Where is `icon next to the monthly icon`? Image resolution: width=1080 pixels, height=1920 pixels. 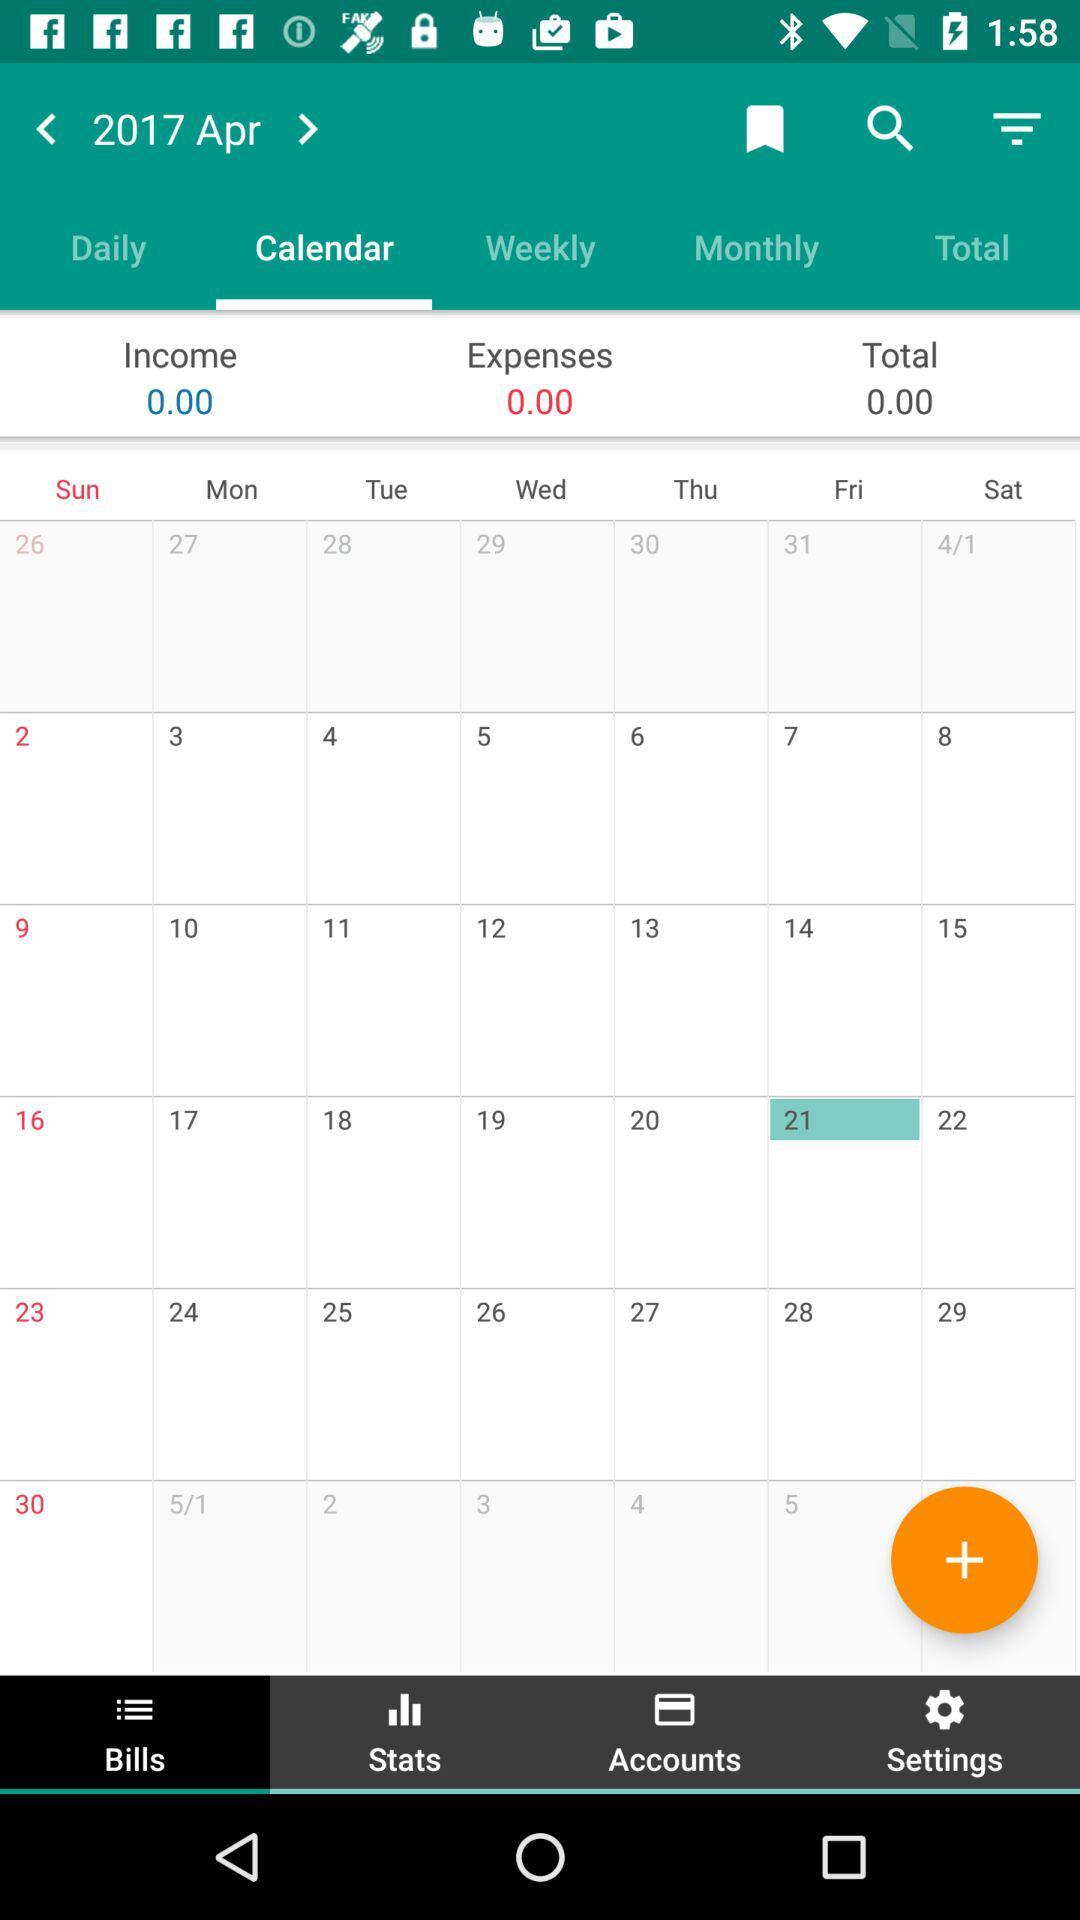 icon next to the monthly icon is located at coordinates (540, 245).